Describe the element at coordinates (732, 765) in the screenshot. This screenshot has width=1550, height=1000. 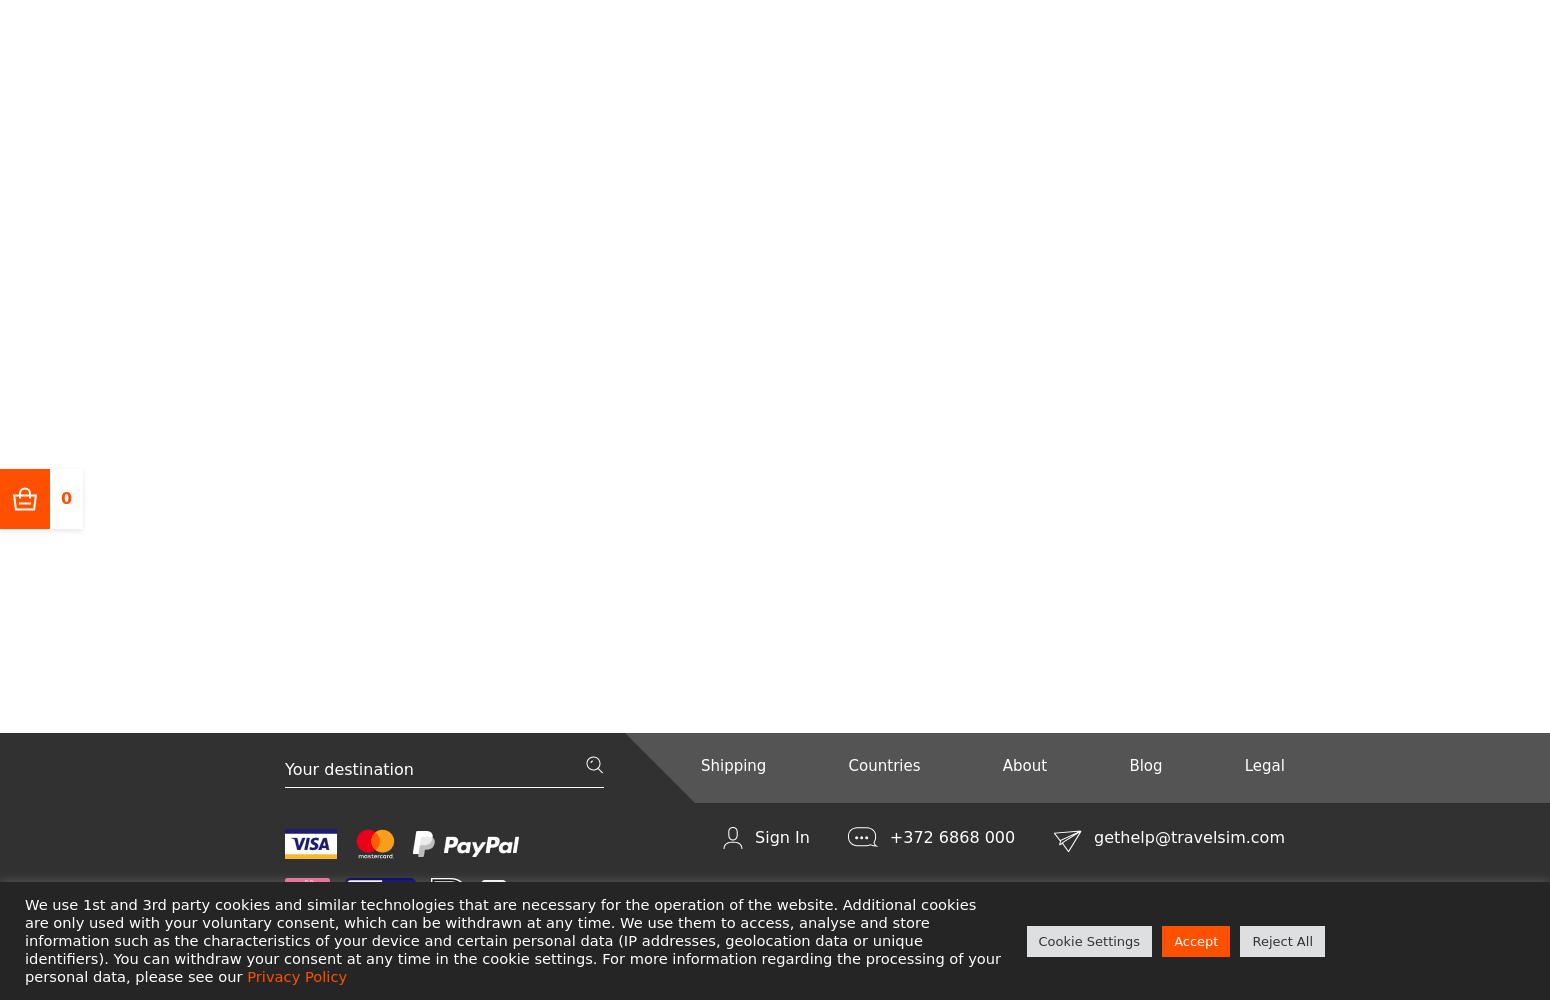
I see `'Shipping'` at that location.